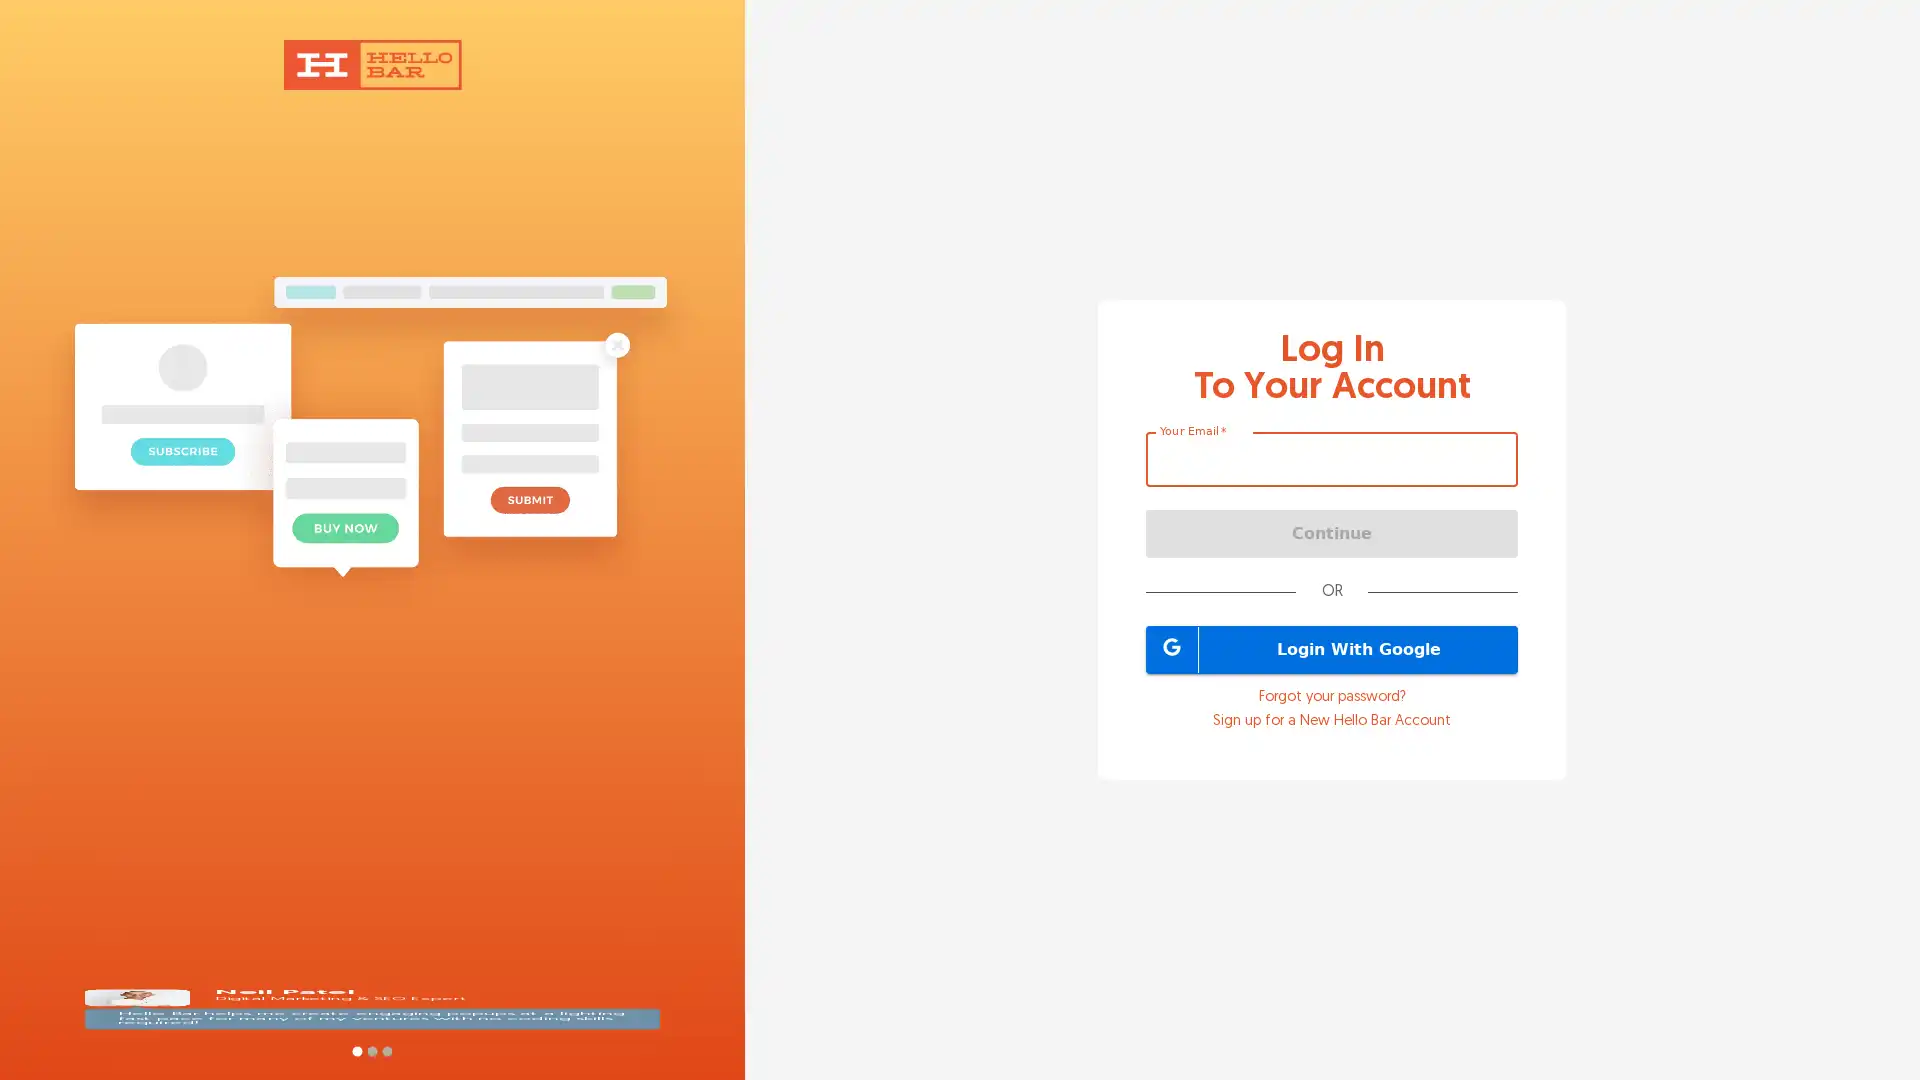 The width and height of the screenshot is (1920, 1080). What do you see at coordinates (371, 1050) in the screenshot?
I see `carousel indicator 2` at bounding box center [371, 1050].